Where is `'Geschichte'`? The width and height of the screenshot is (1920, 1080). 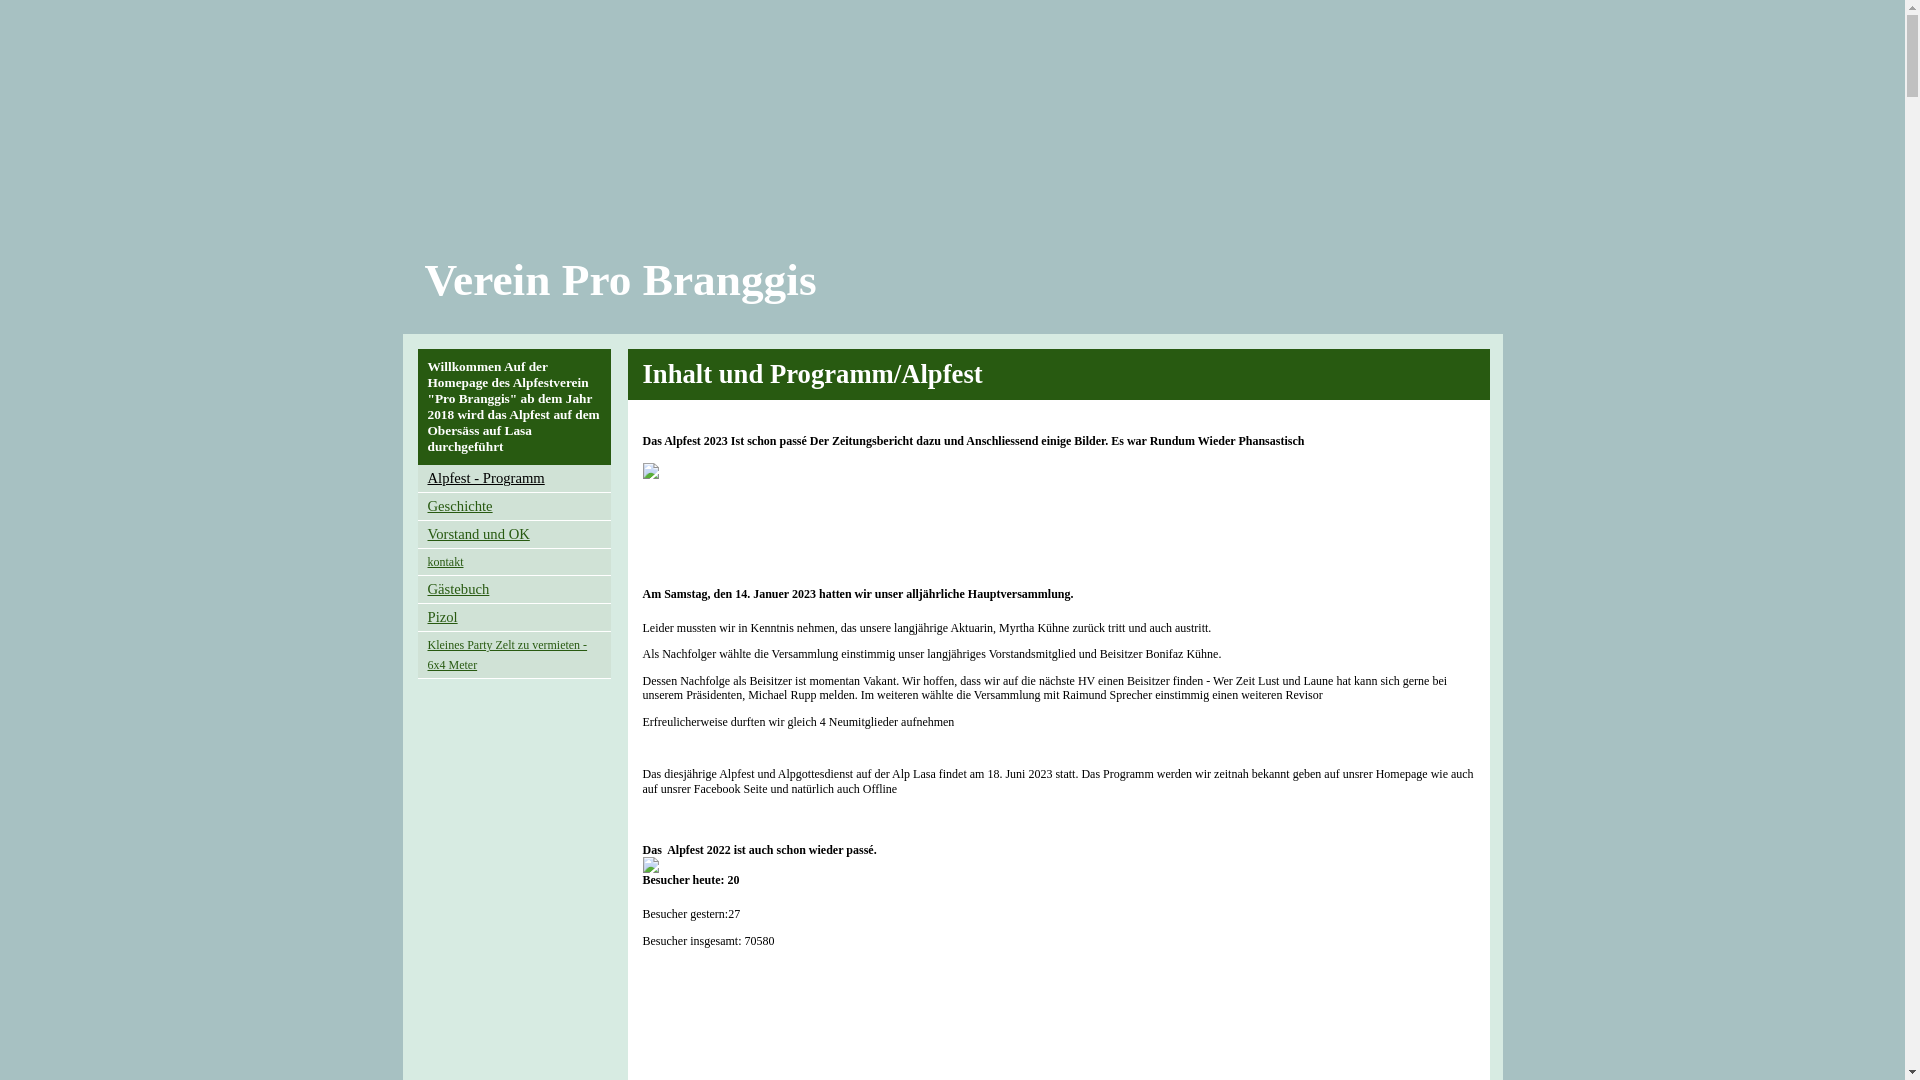
'Geschichte' is located at coordinates (459, 505).